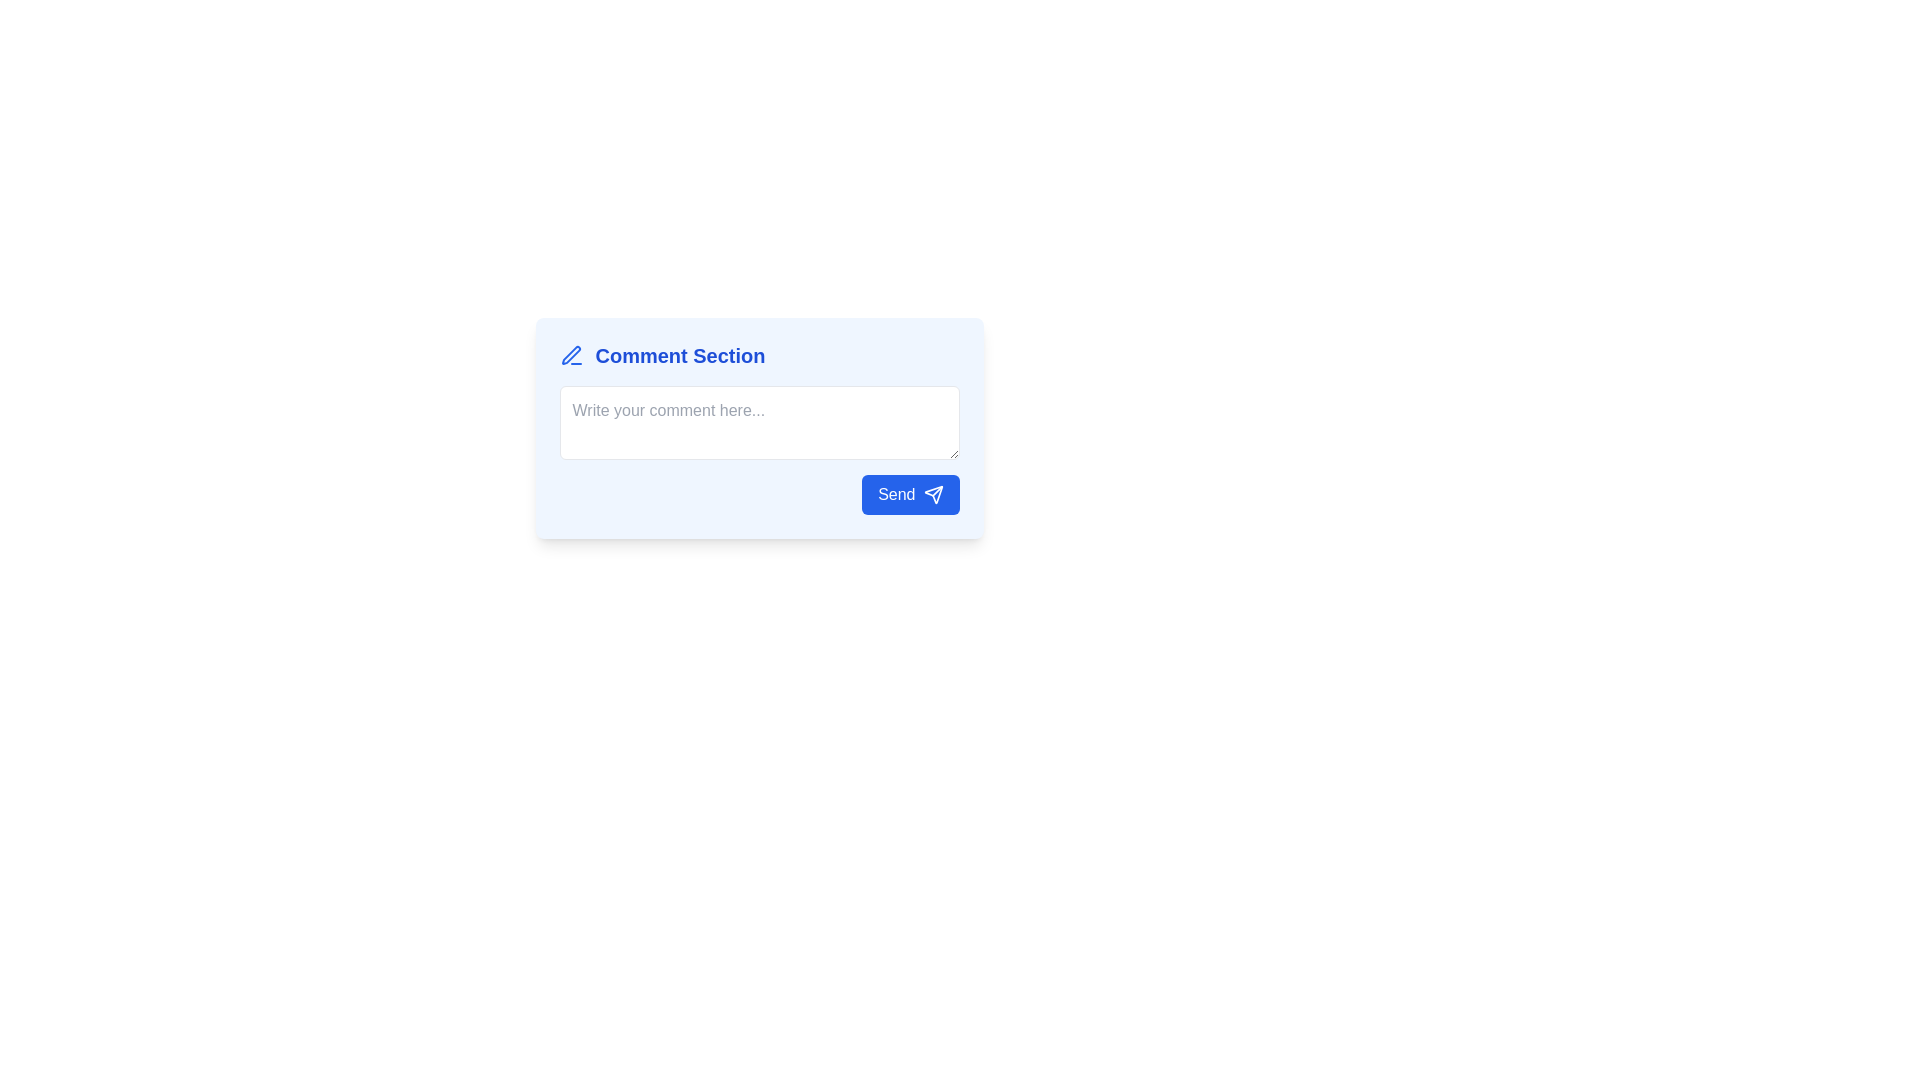 The width and height of the screenshot is (1920, 1080). Describe the element at coordinates (932, 494) in the screenshot. I see `the send action icon located on the right side of the 'Send' button in the bottom-right corner of the comment input section` at that location.